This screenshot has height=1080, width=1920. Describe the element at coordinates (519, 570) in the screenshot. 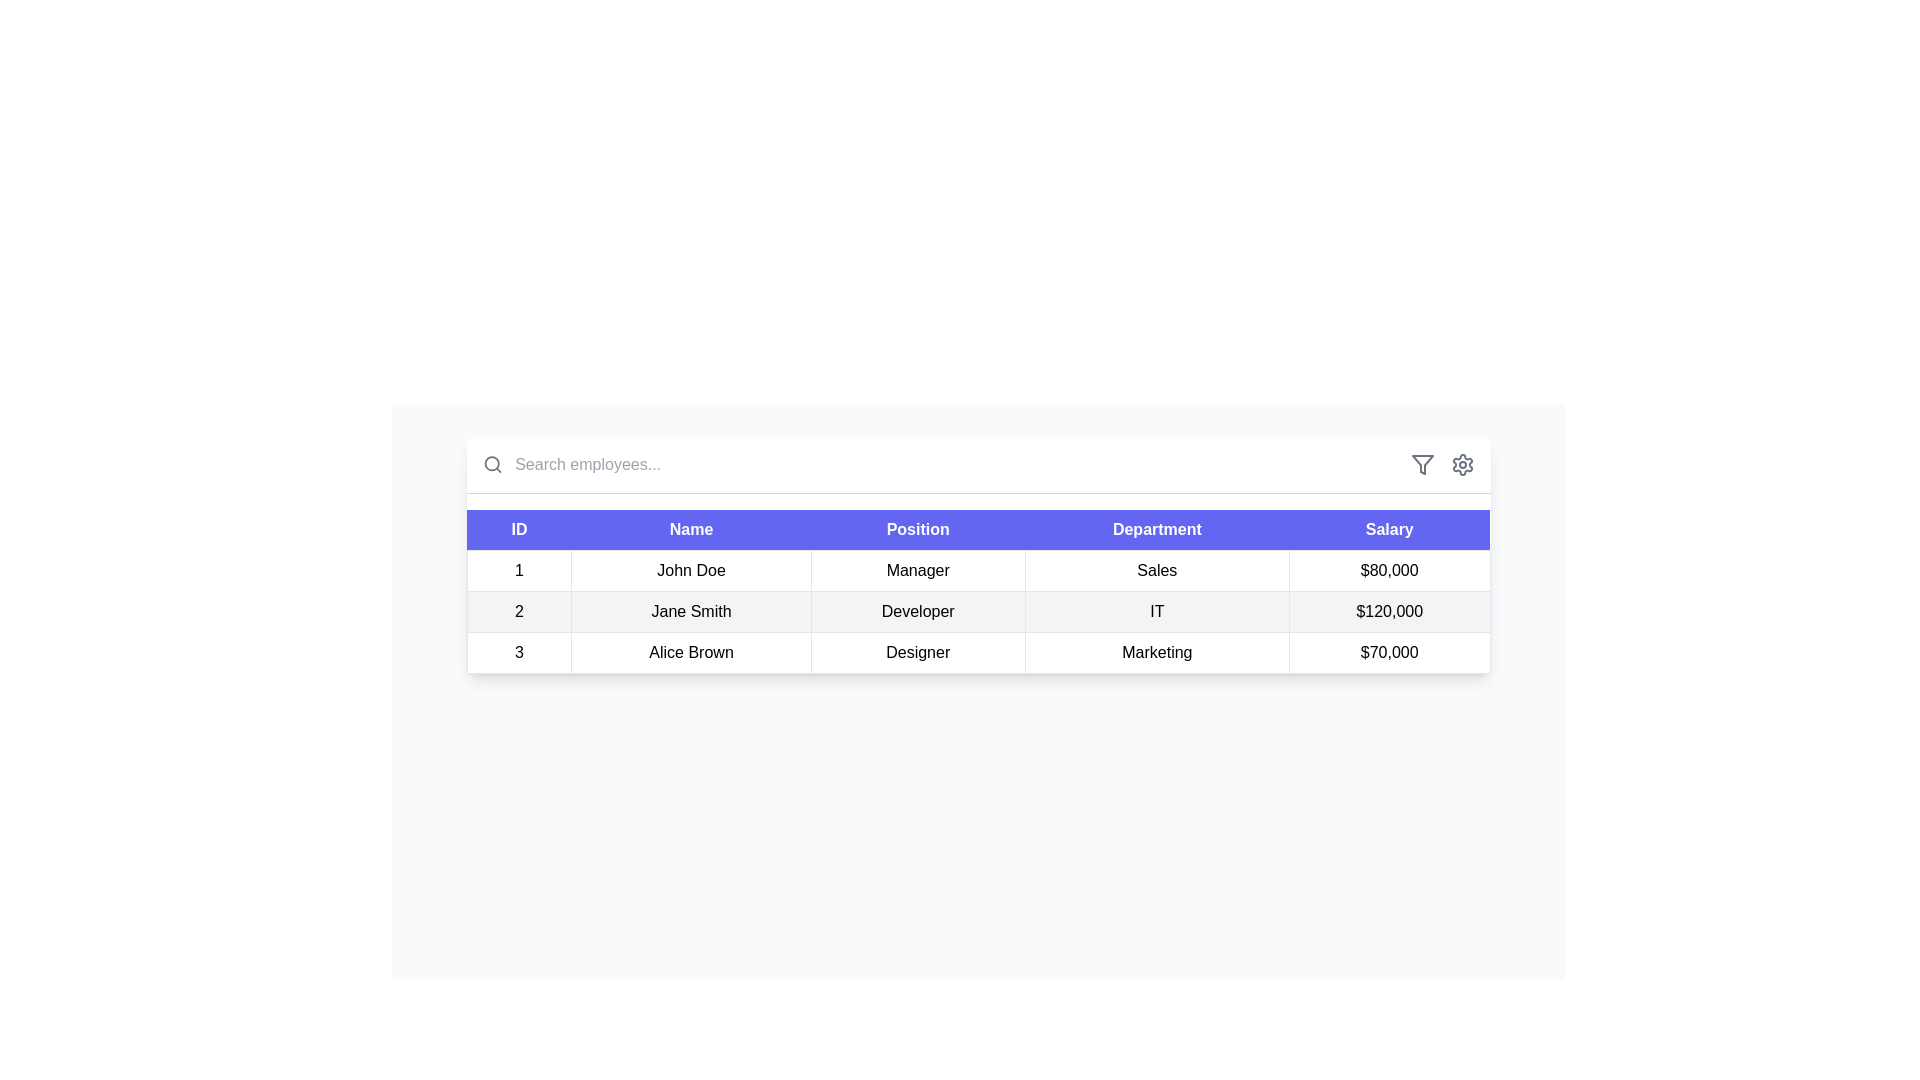

I see `the table cell displaying the number '1', which is the first column entry in the first row of the table, aligned with the 'ID' header` at that location.